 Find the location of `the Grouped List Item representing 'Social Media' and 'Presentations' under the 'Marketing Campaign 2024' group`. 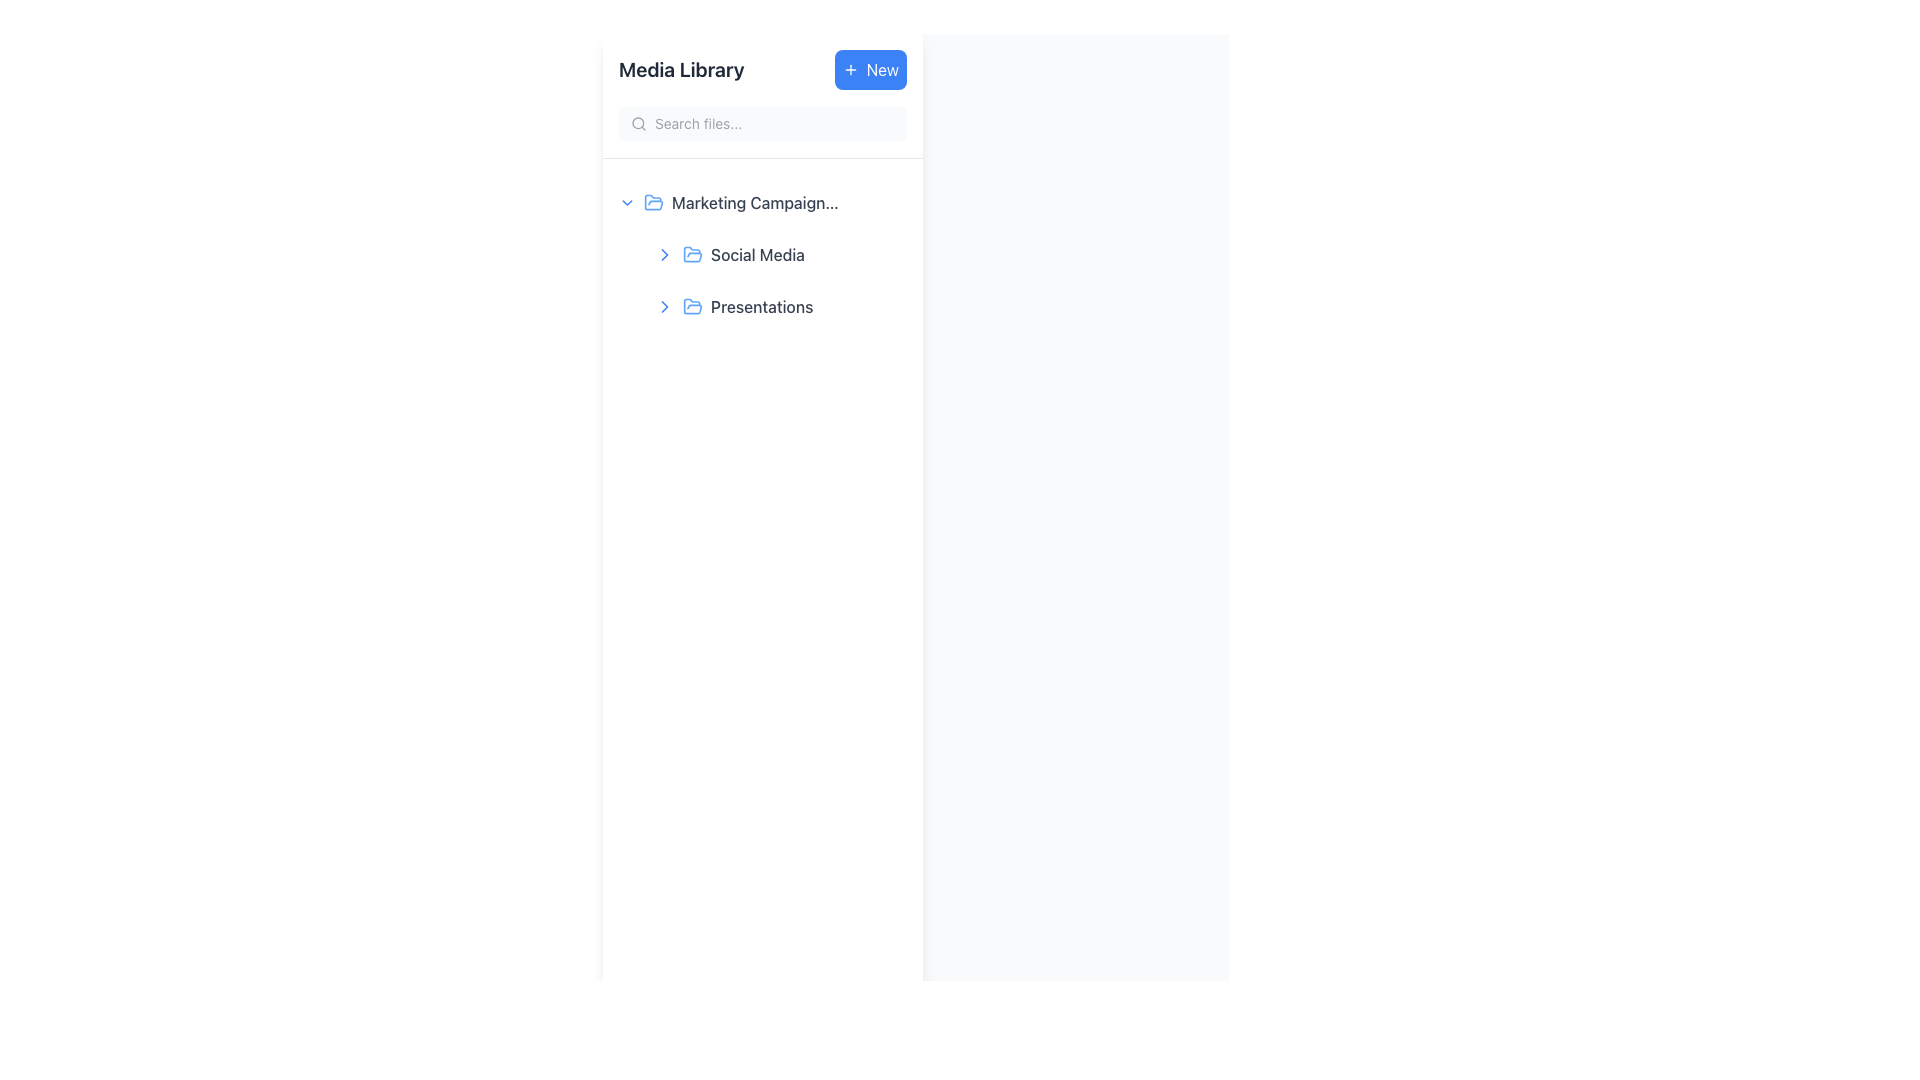

the Grouped List Item representing 'Social Media' and 'Presentations' under the 'Marketing Campaign 2024' group is located at coordinates (770, 281).